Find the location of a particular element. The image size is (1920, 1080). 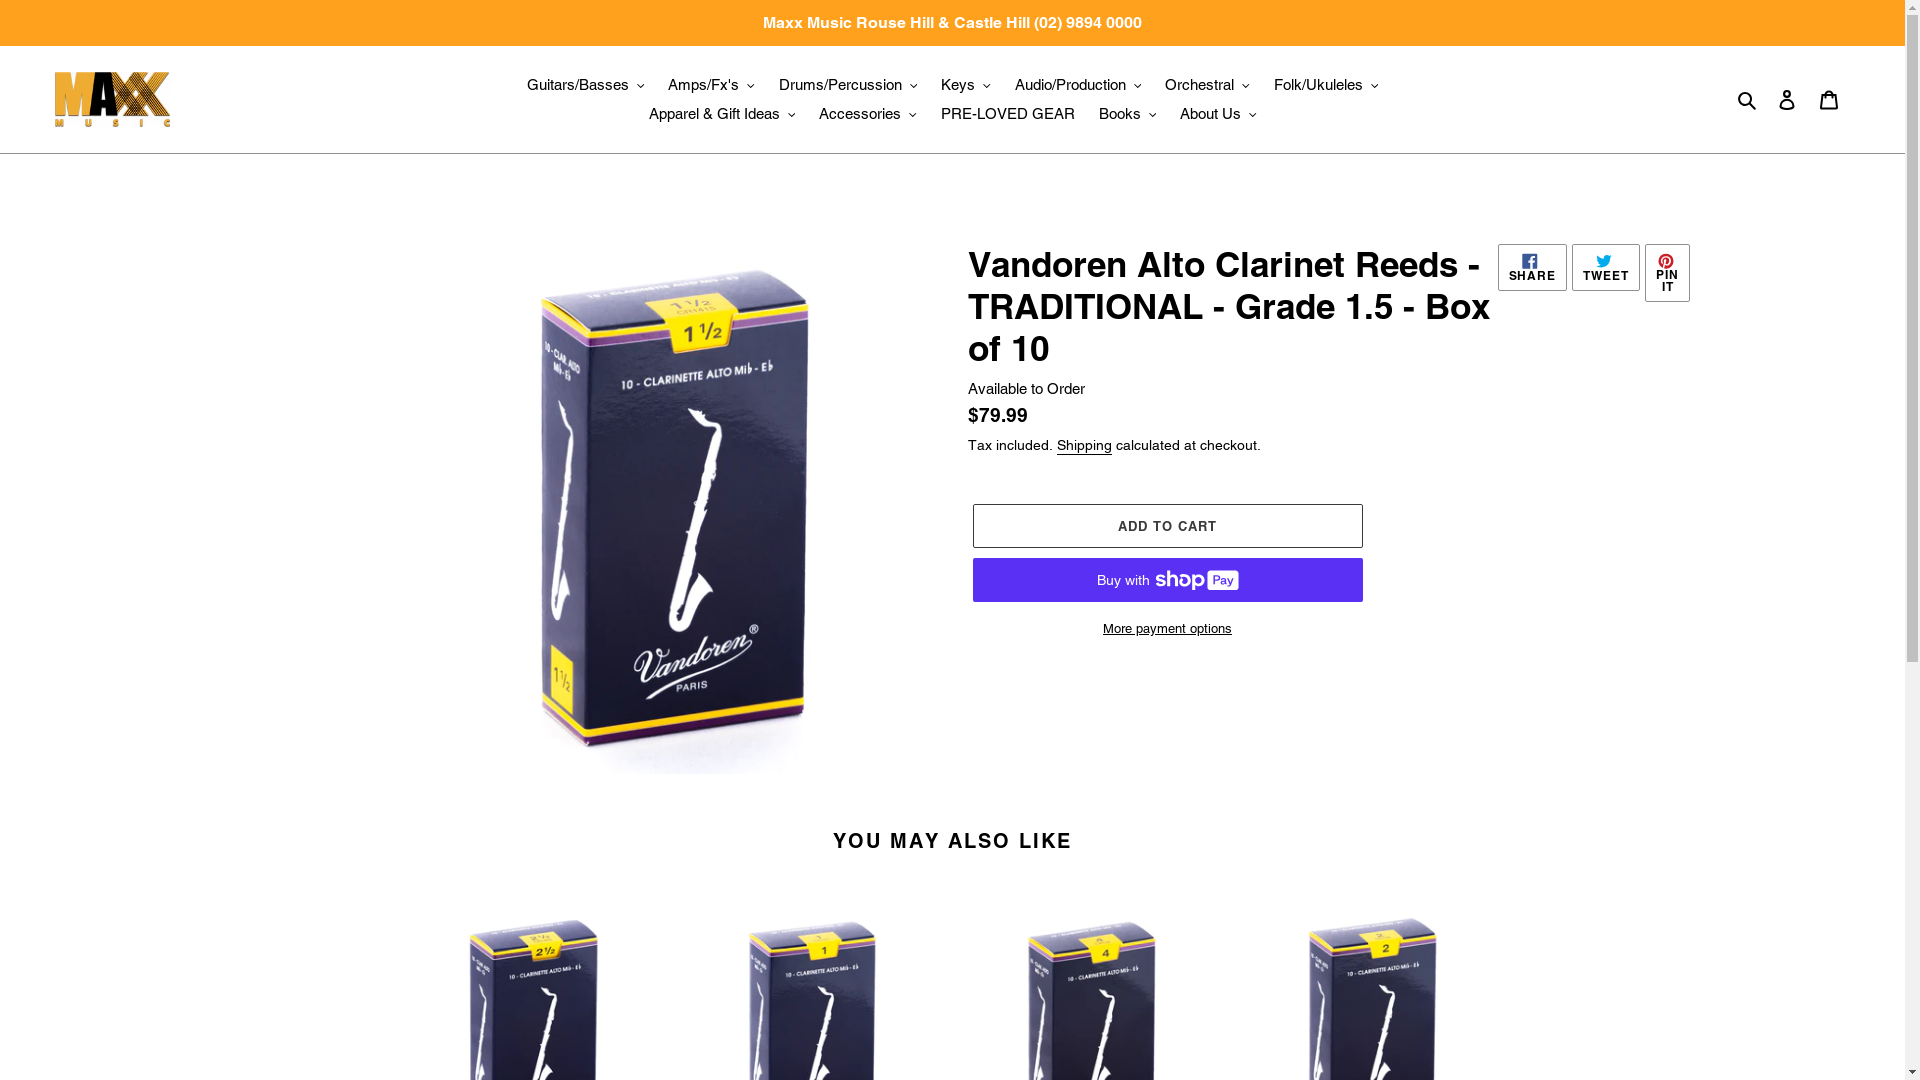

'SHARE is located at coordinates (1531, 266).